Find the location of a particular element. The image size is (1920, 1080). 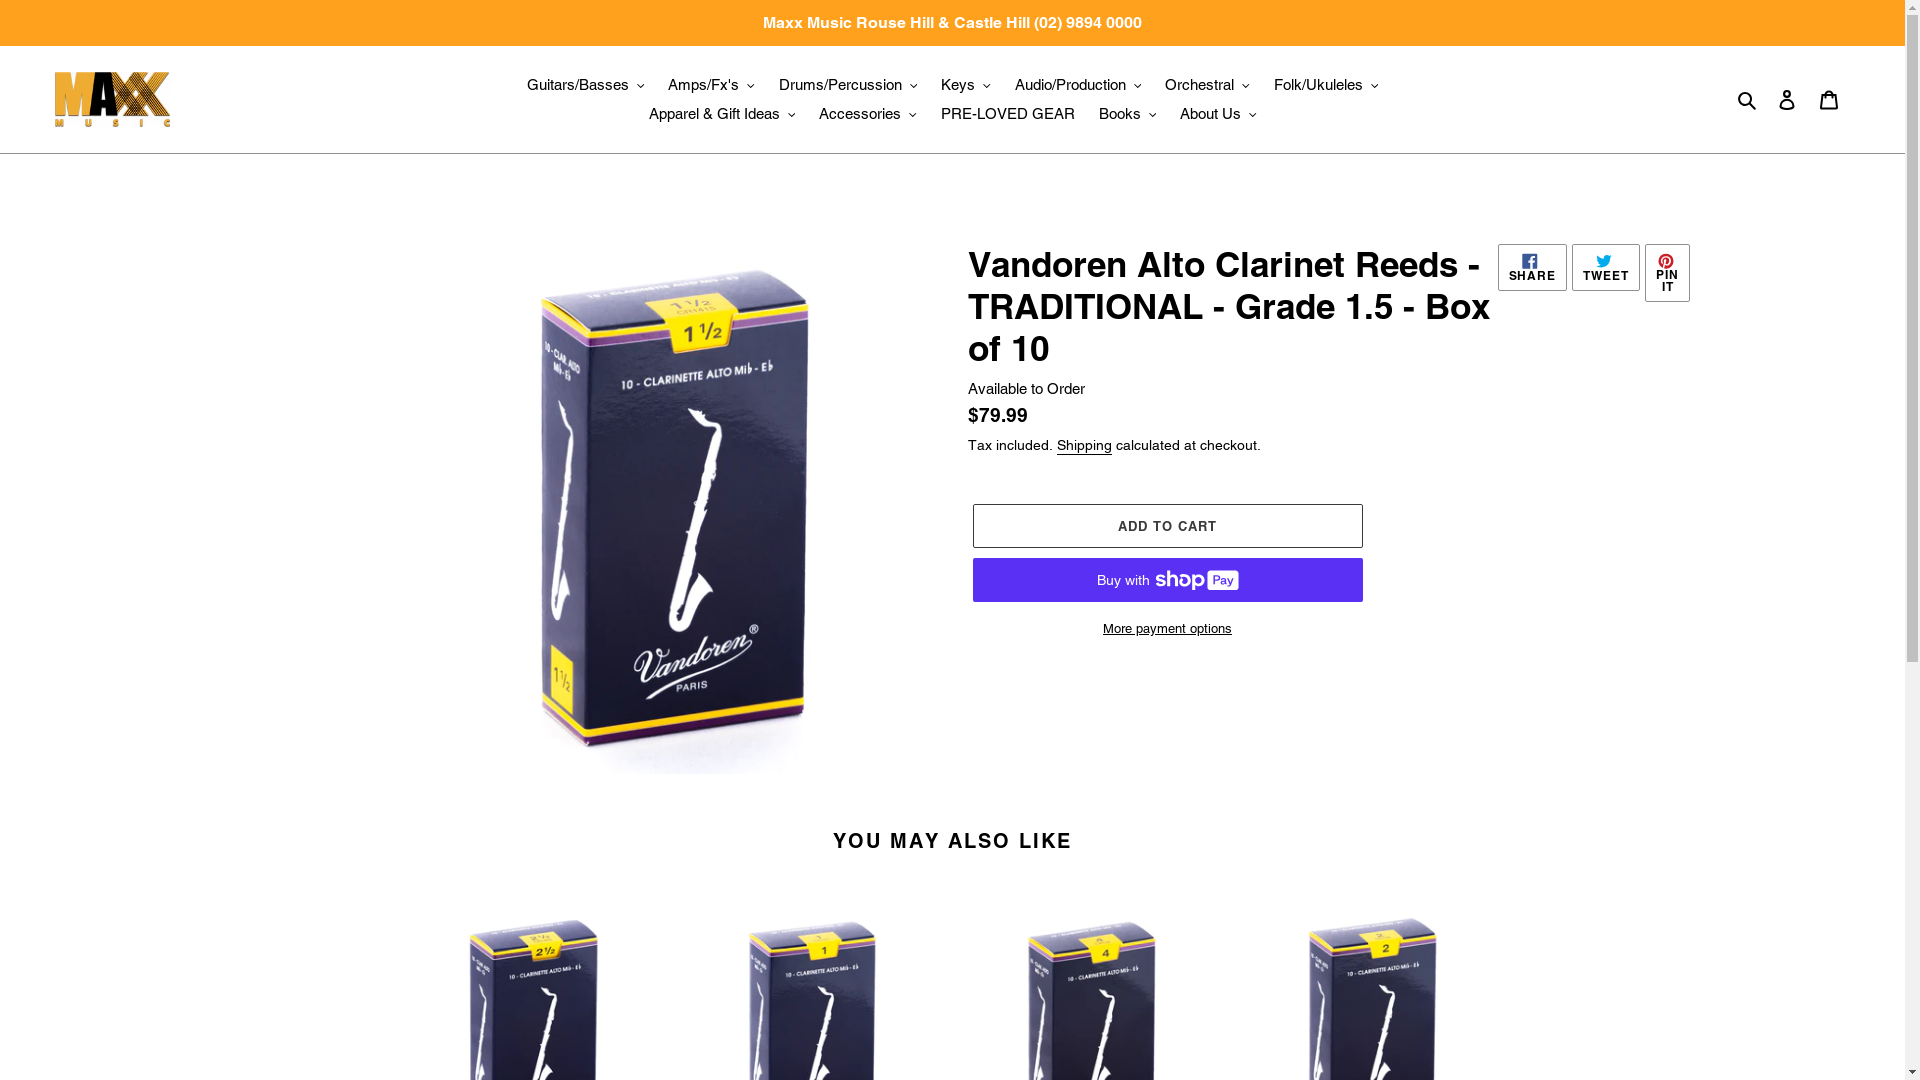

'SHARE is located at coordinates (1531, 266).